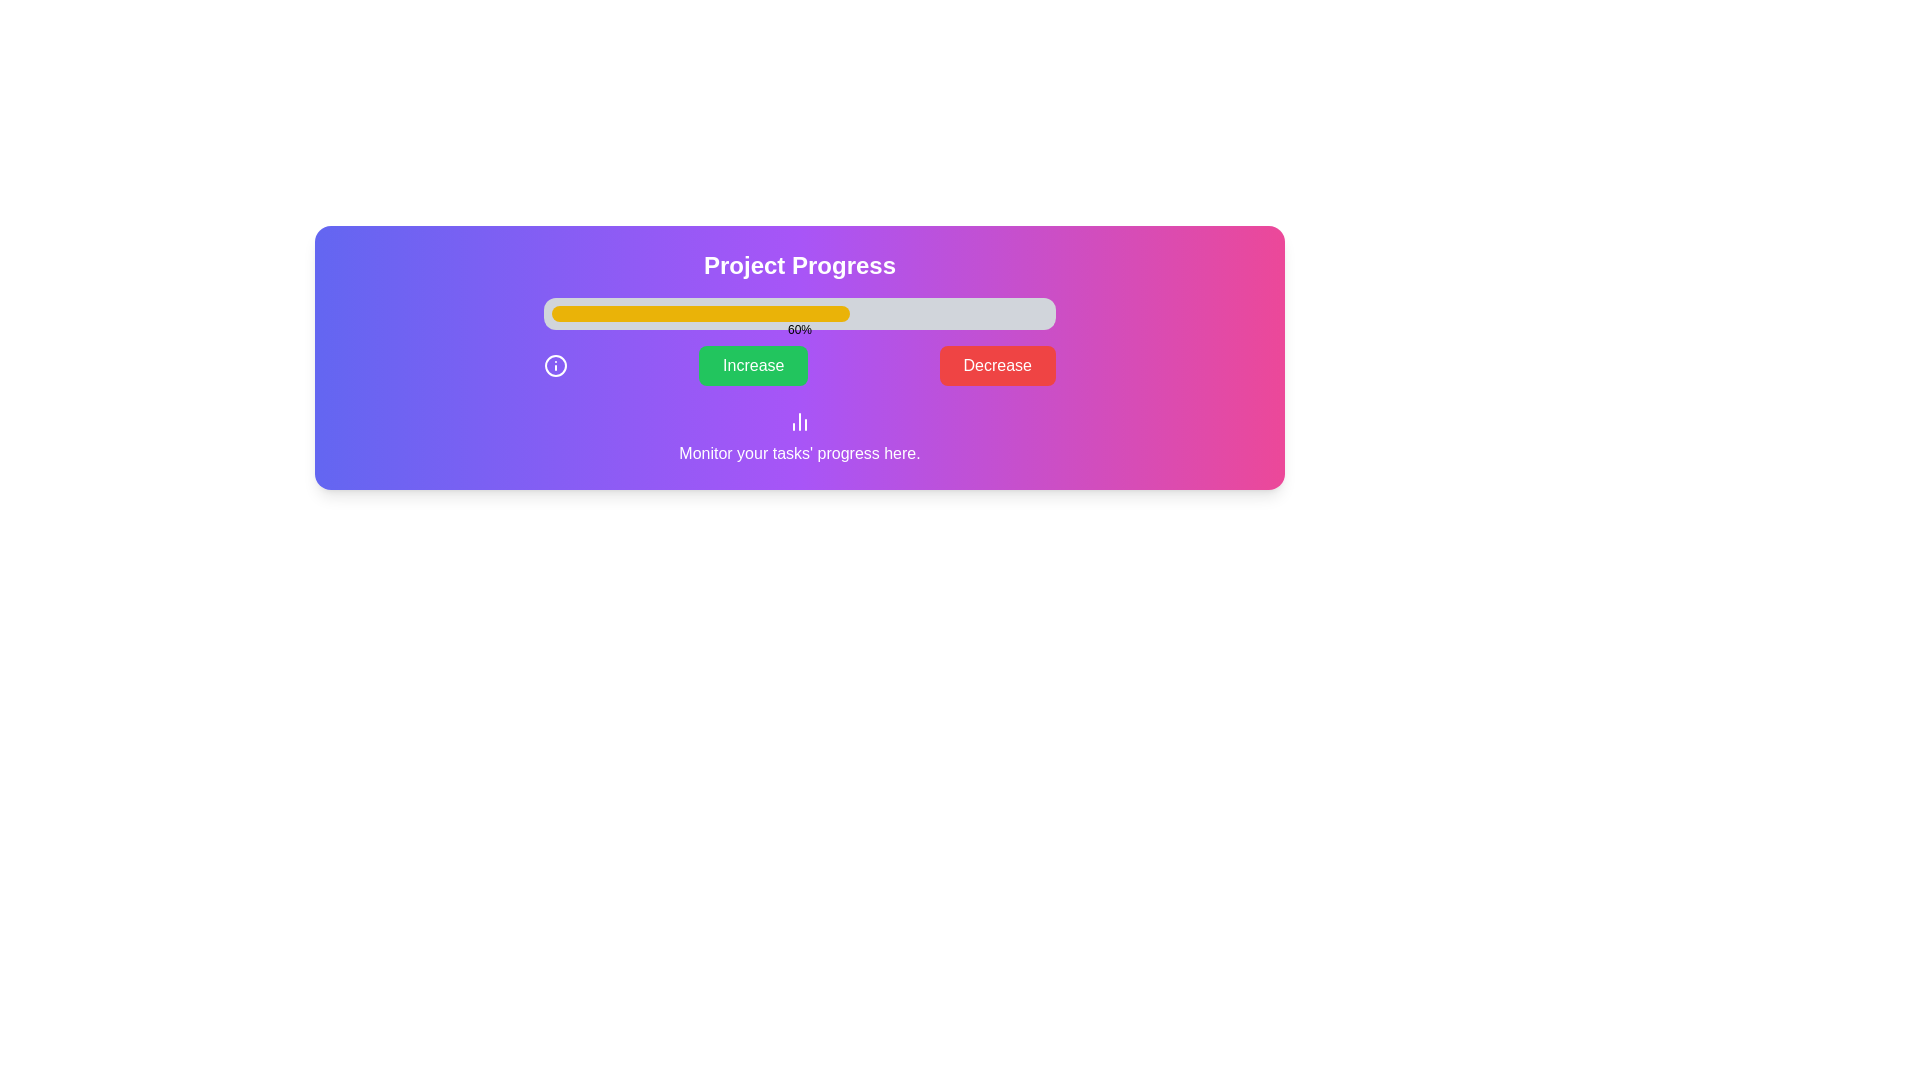 Image resolution: width=1920 pixels, height=1080 pixels. What do you see at coordinates (800, 437) in the screenshot?
I see `the text label that displays 'Monitor your tasks' progress here.' which is located below the progress bar and buttons labeled 'Increase' and 'Decrease' in the 'Project Progress' section` at bounding box center [800, 437].